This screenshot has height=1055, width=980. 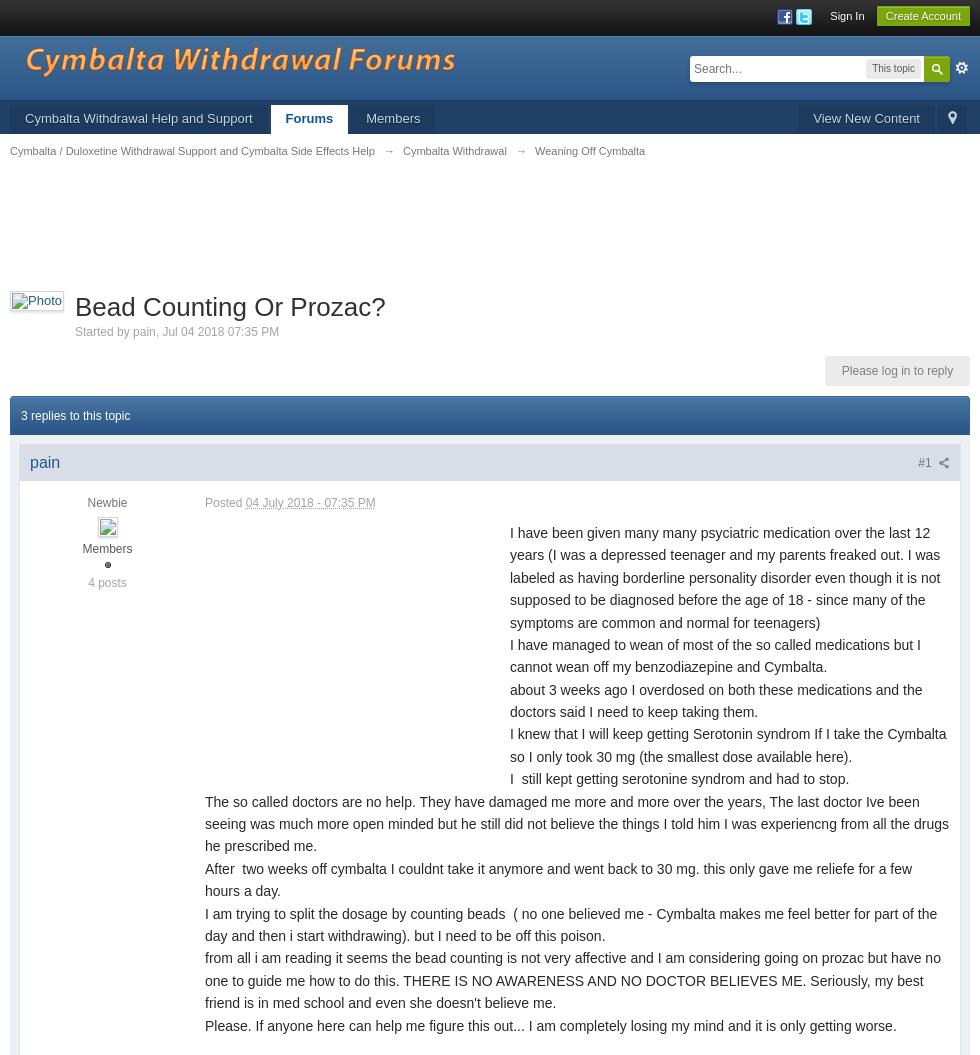 I want to click on 'I have managed to wean of most of the so called medications but I cannot wean off my benzodiazepine and Cymbalta.', so click(x=509, y=654).